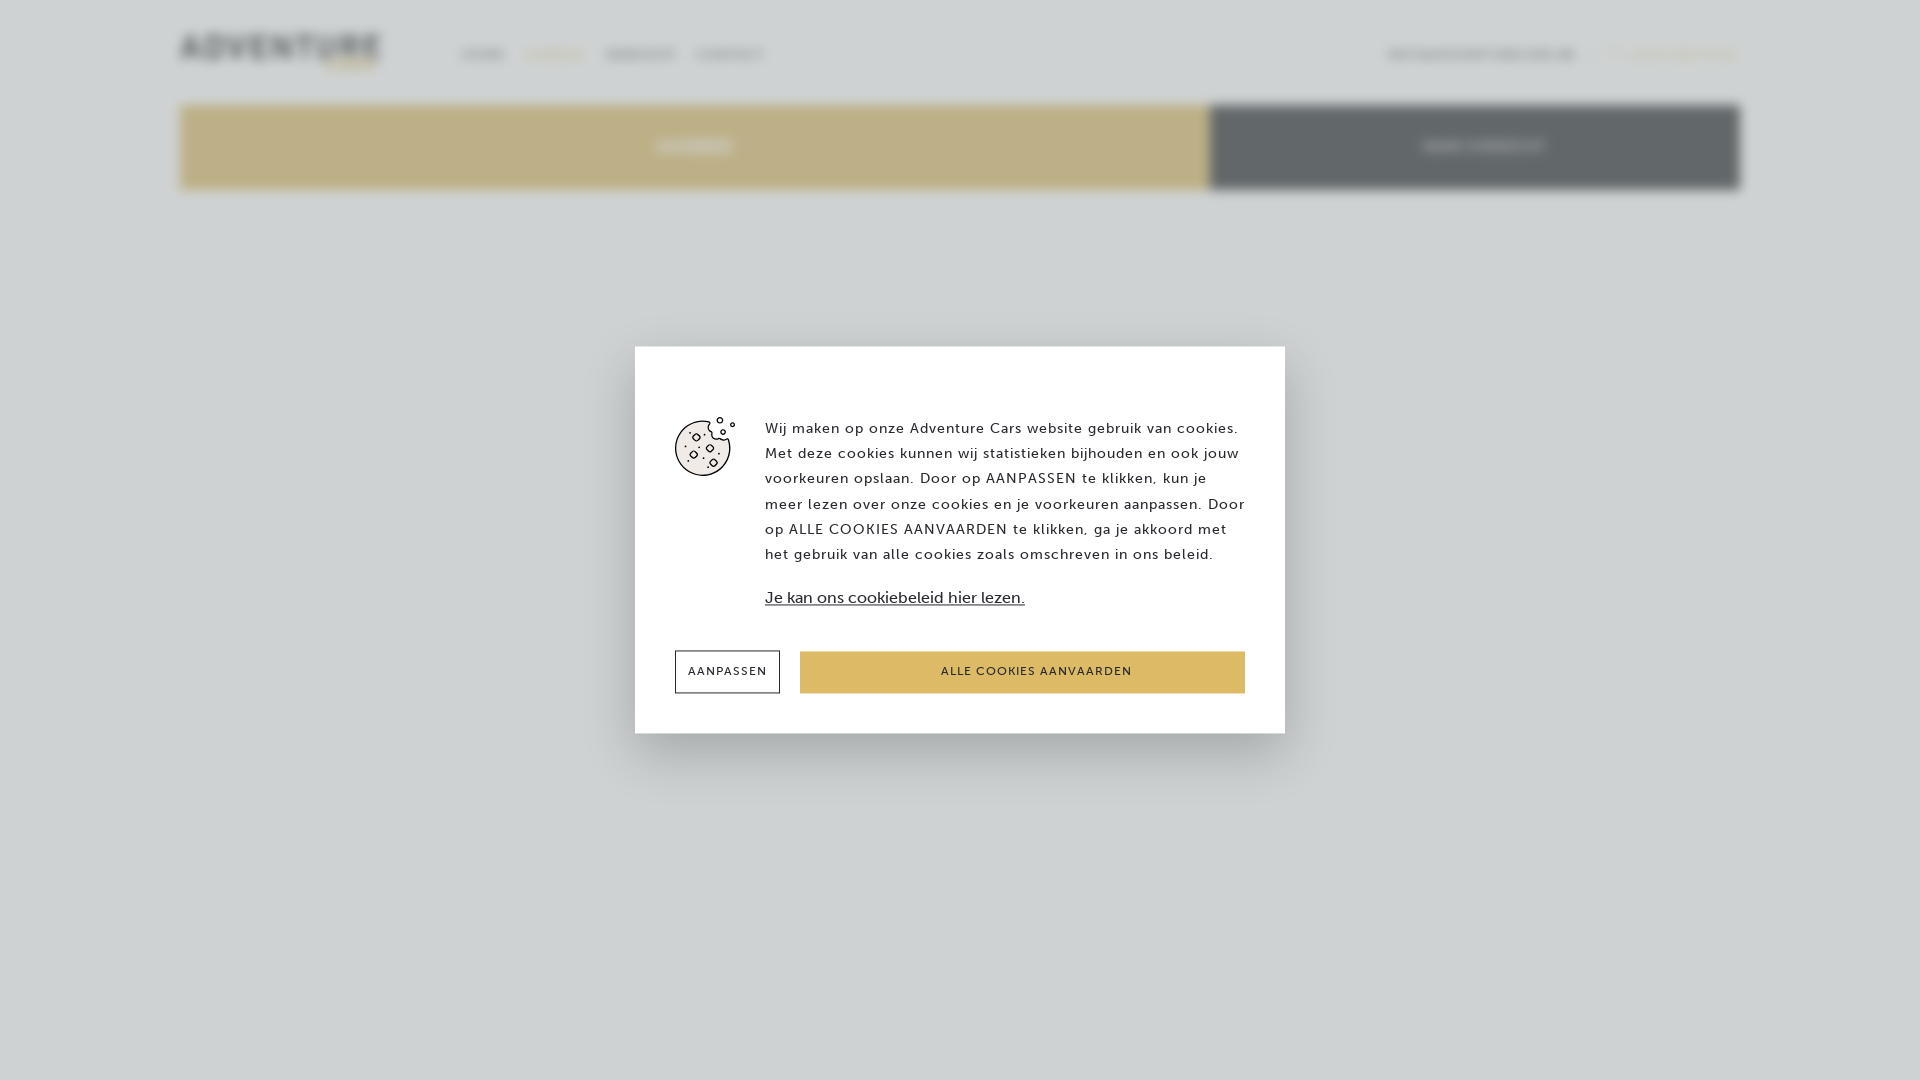  Describe the element at coordinates (1467, 146) in the screenshot. I see `'NAAR OVERZICHT'` at that location.